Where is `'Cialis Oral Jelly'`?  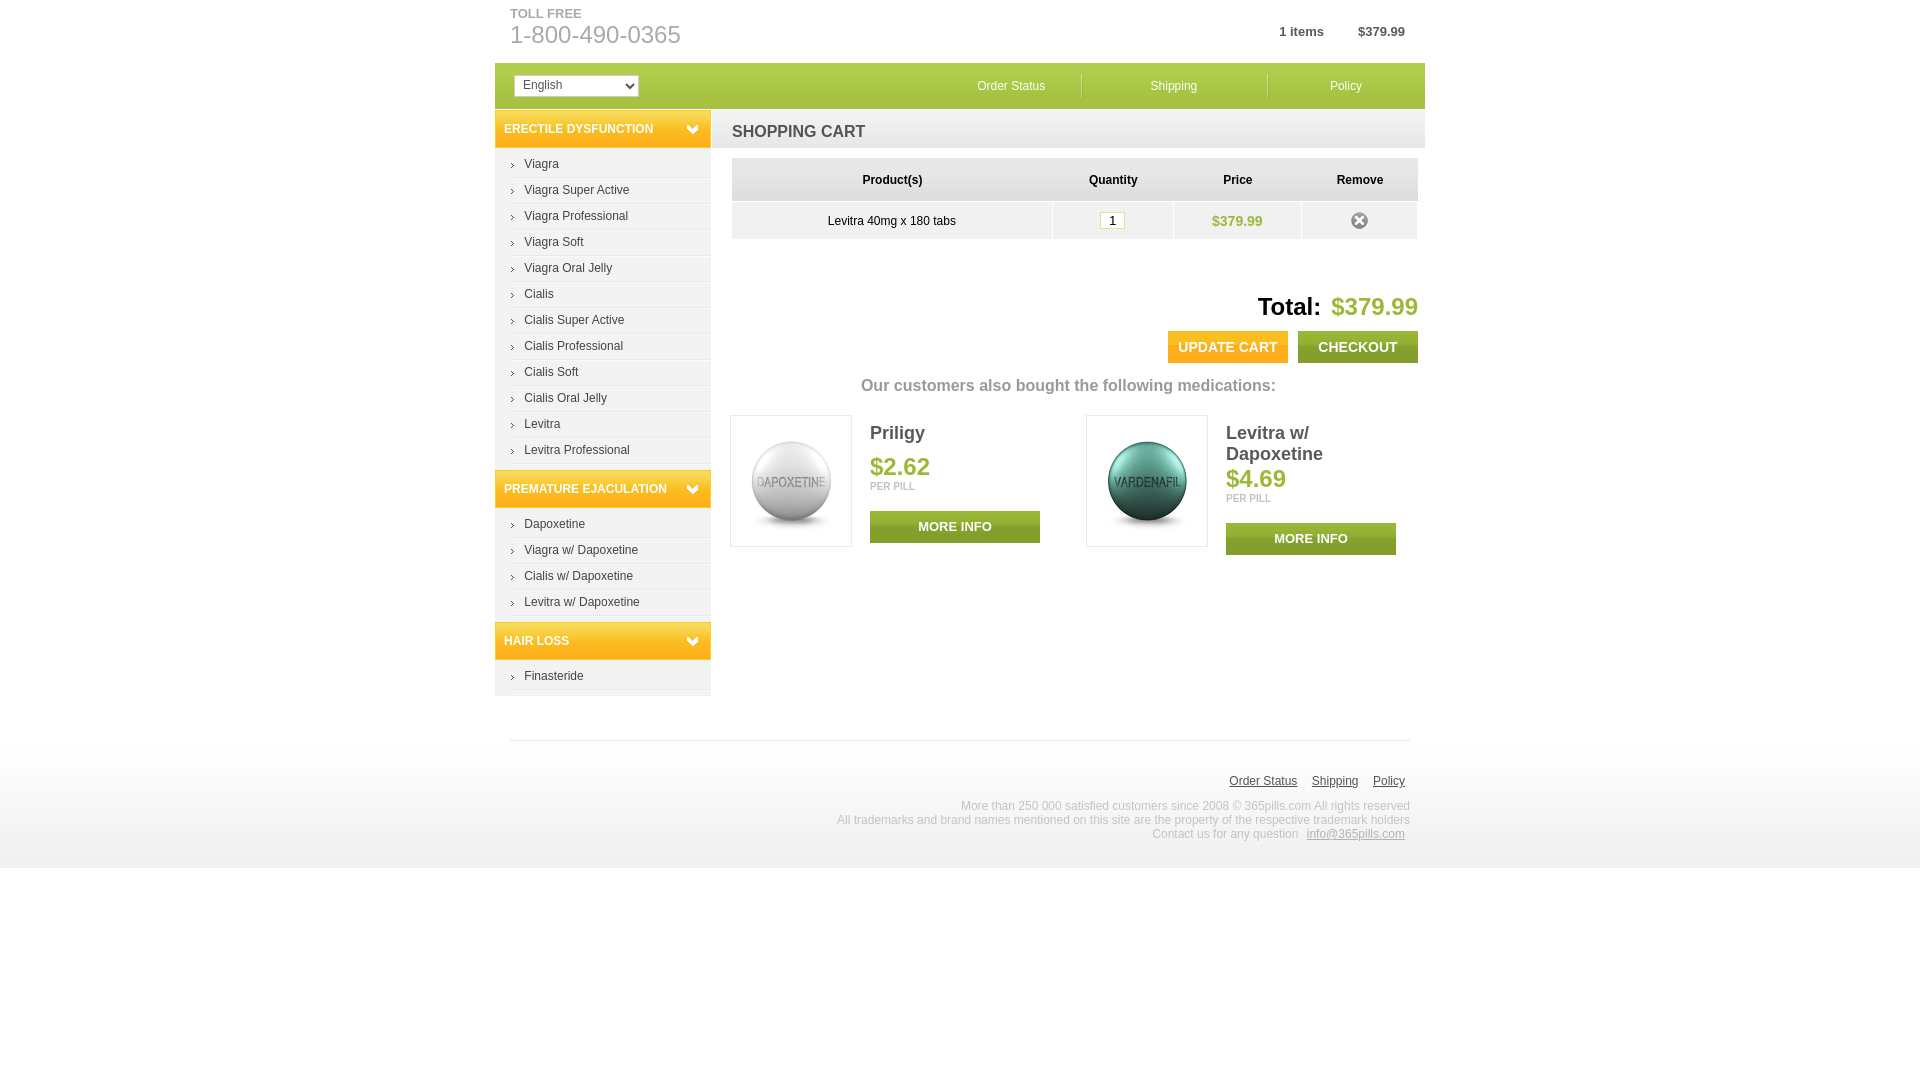 'Cialis Oral Jelly' is located at coordinates (564, 397).